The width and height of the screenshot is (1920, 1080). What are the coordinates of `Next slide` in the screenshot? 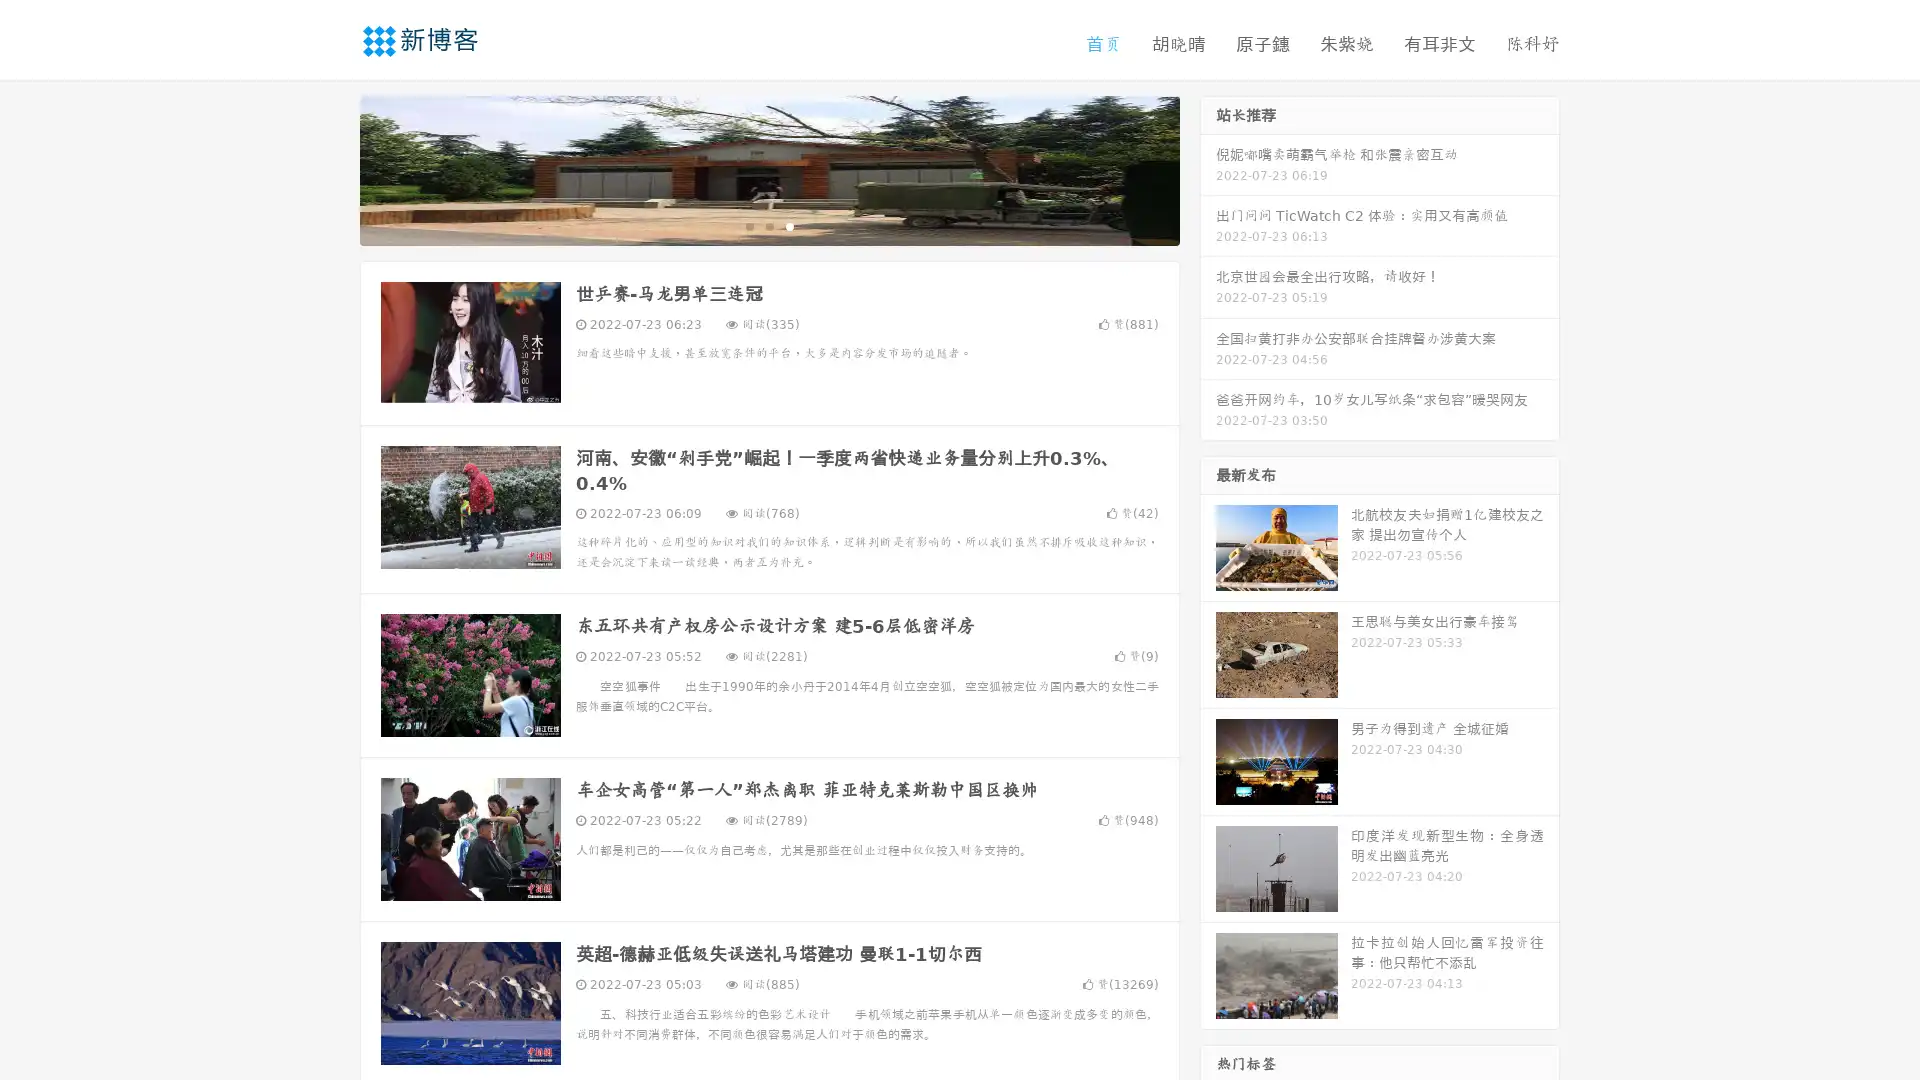 It's located at (1208, 168).